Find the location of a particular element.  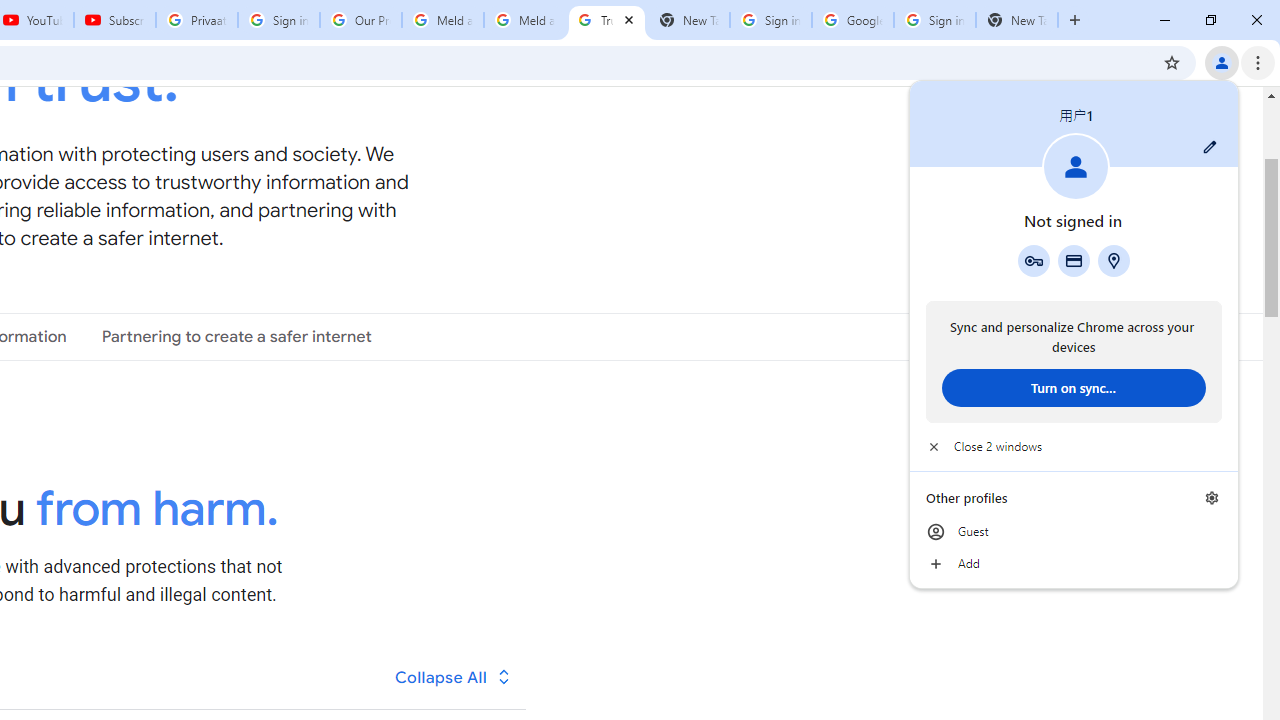

'Partnering to create a safer internet' is located at coordinates (236, 335).